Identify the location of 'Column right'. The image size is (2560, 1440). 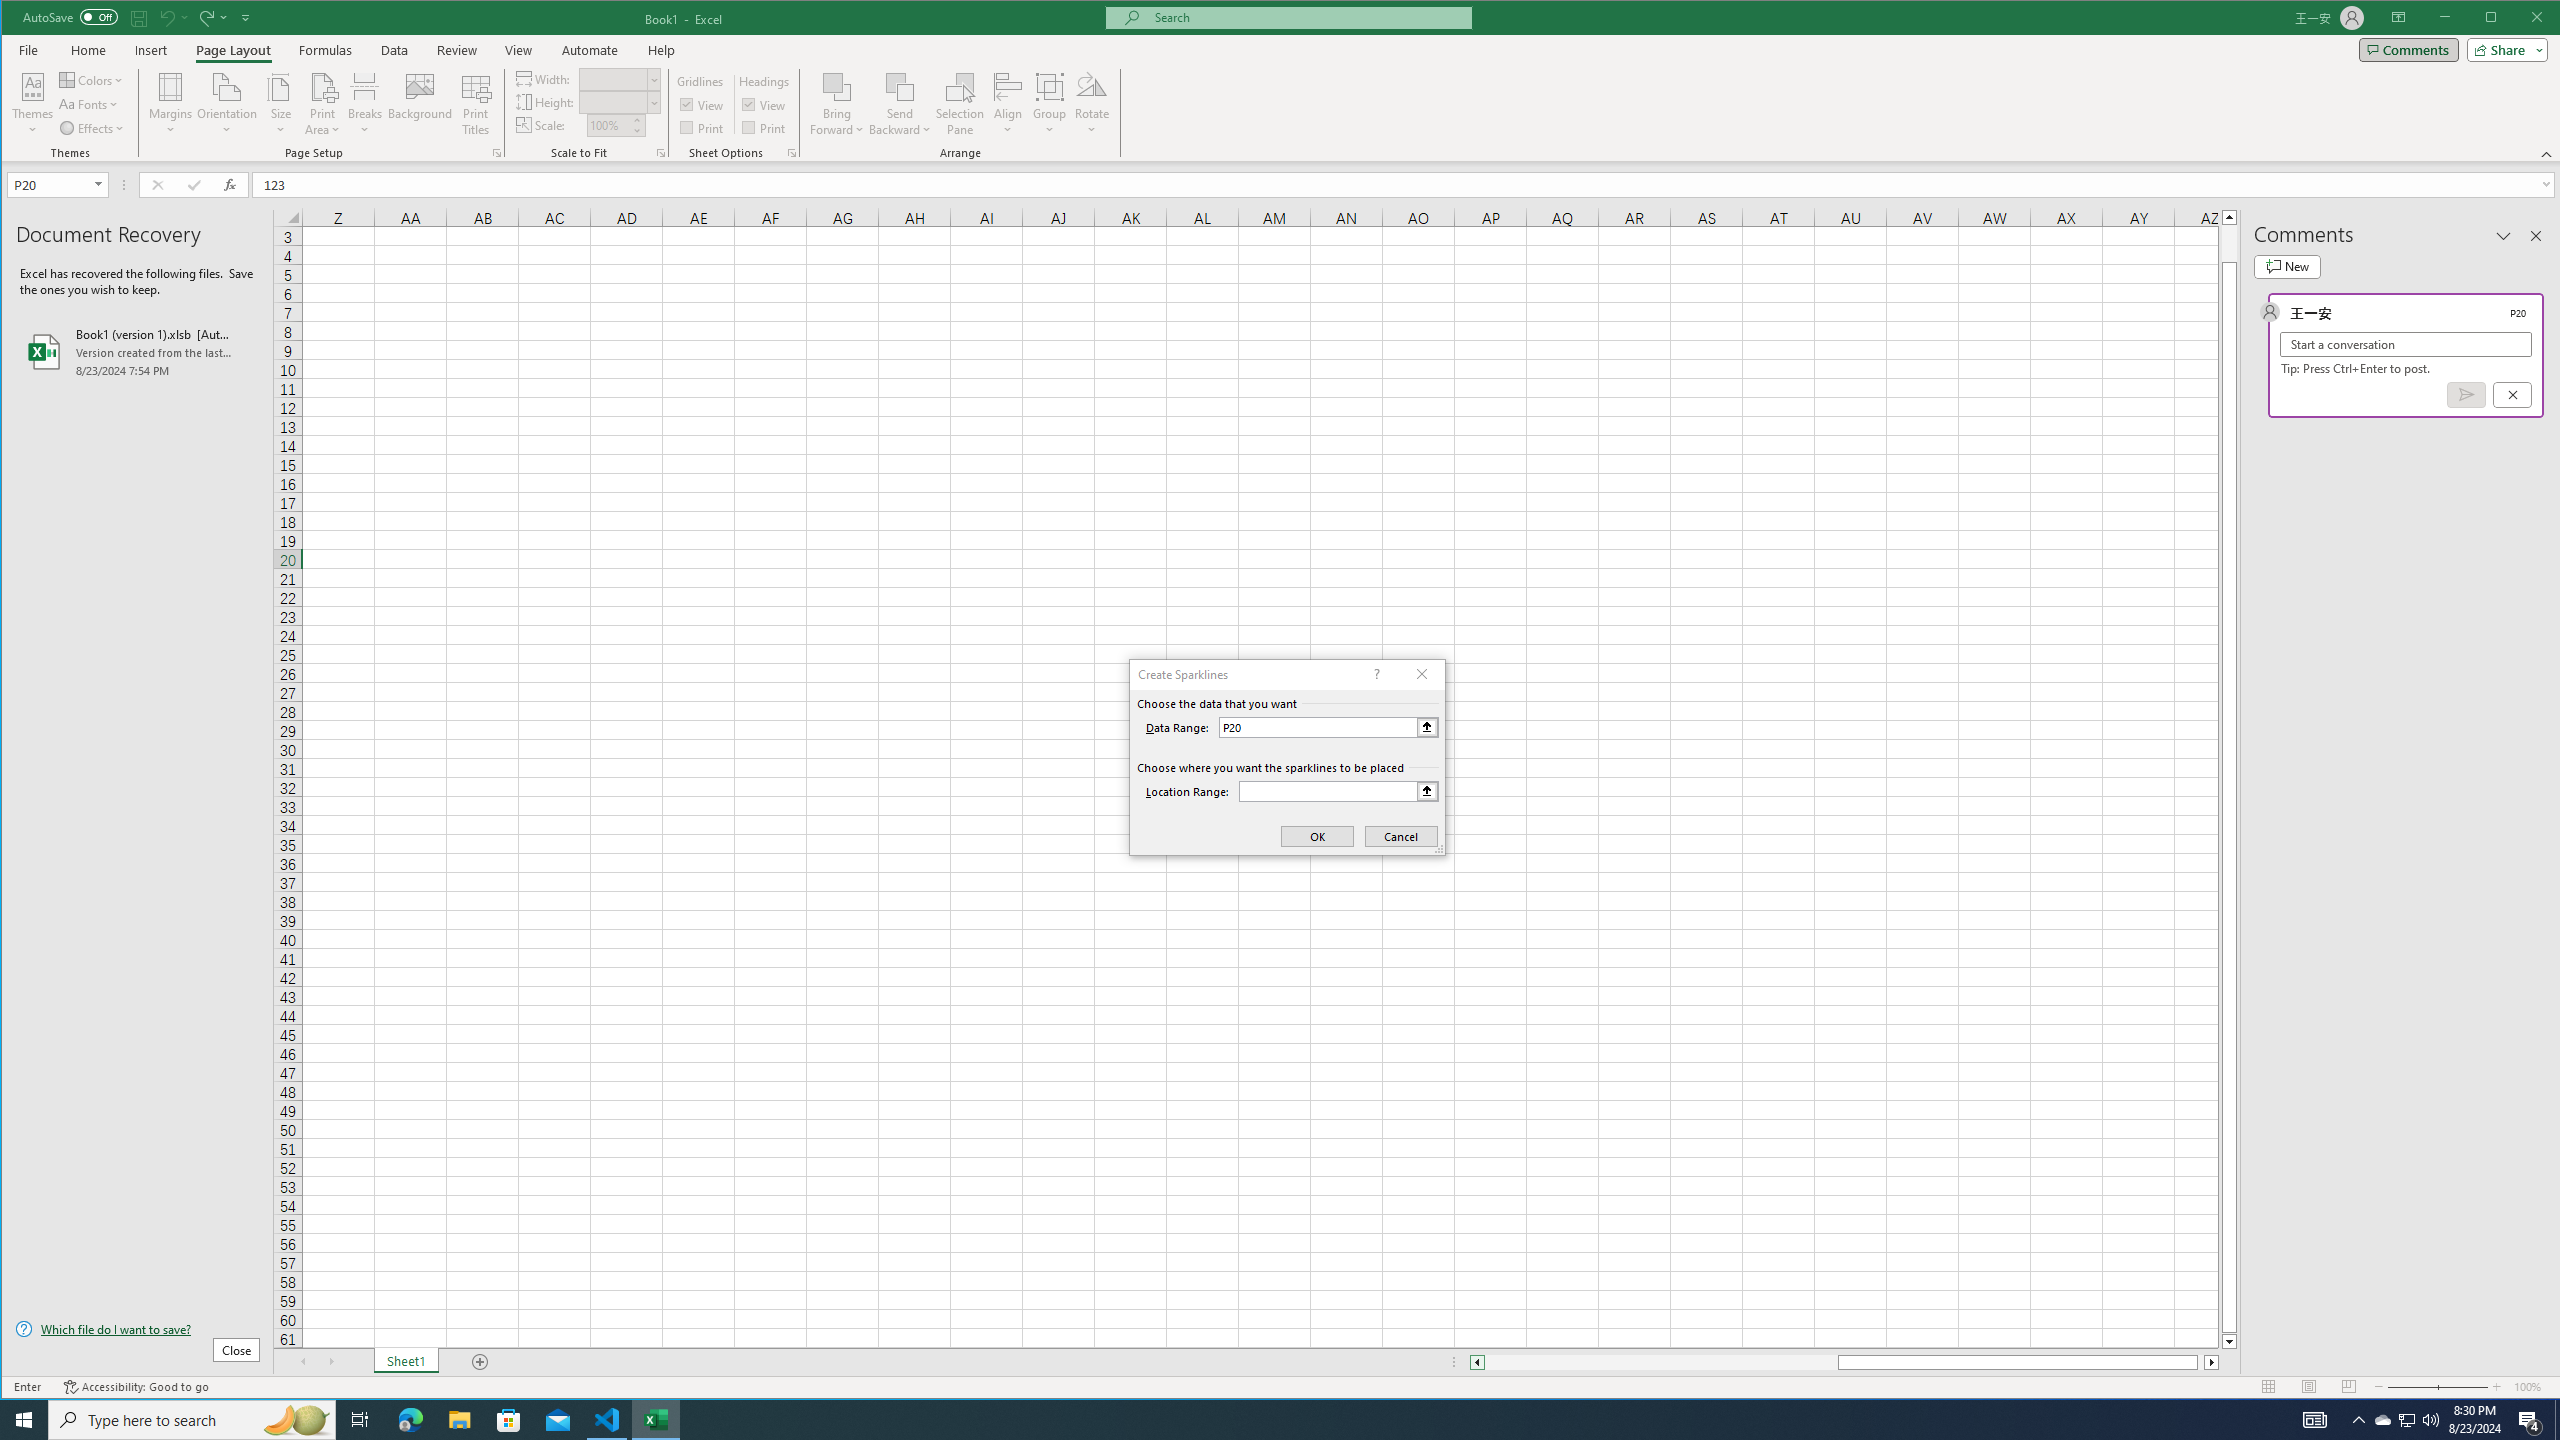
(2213, 1362).